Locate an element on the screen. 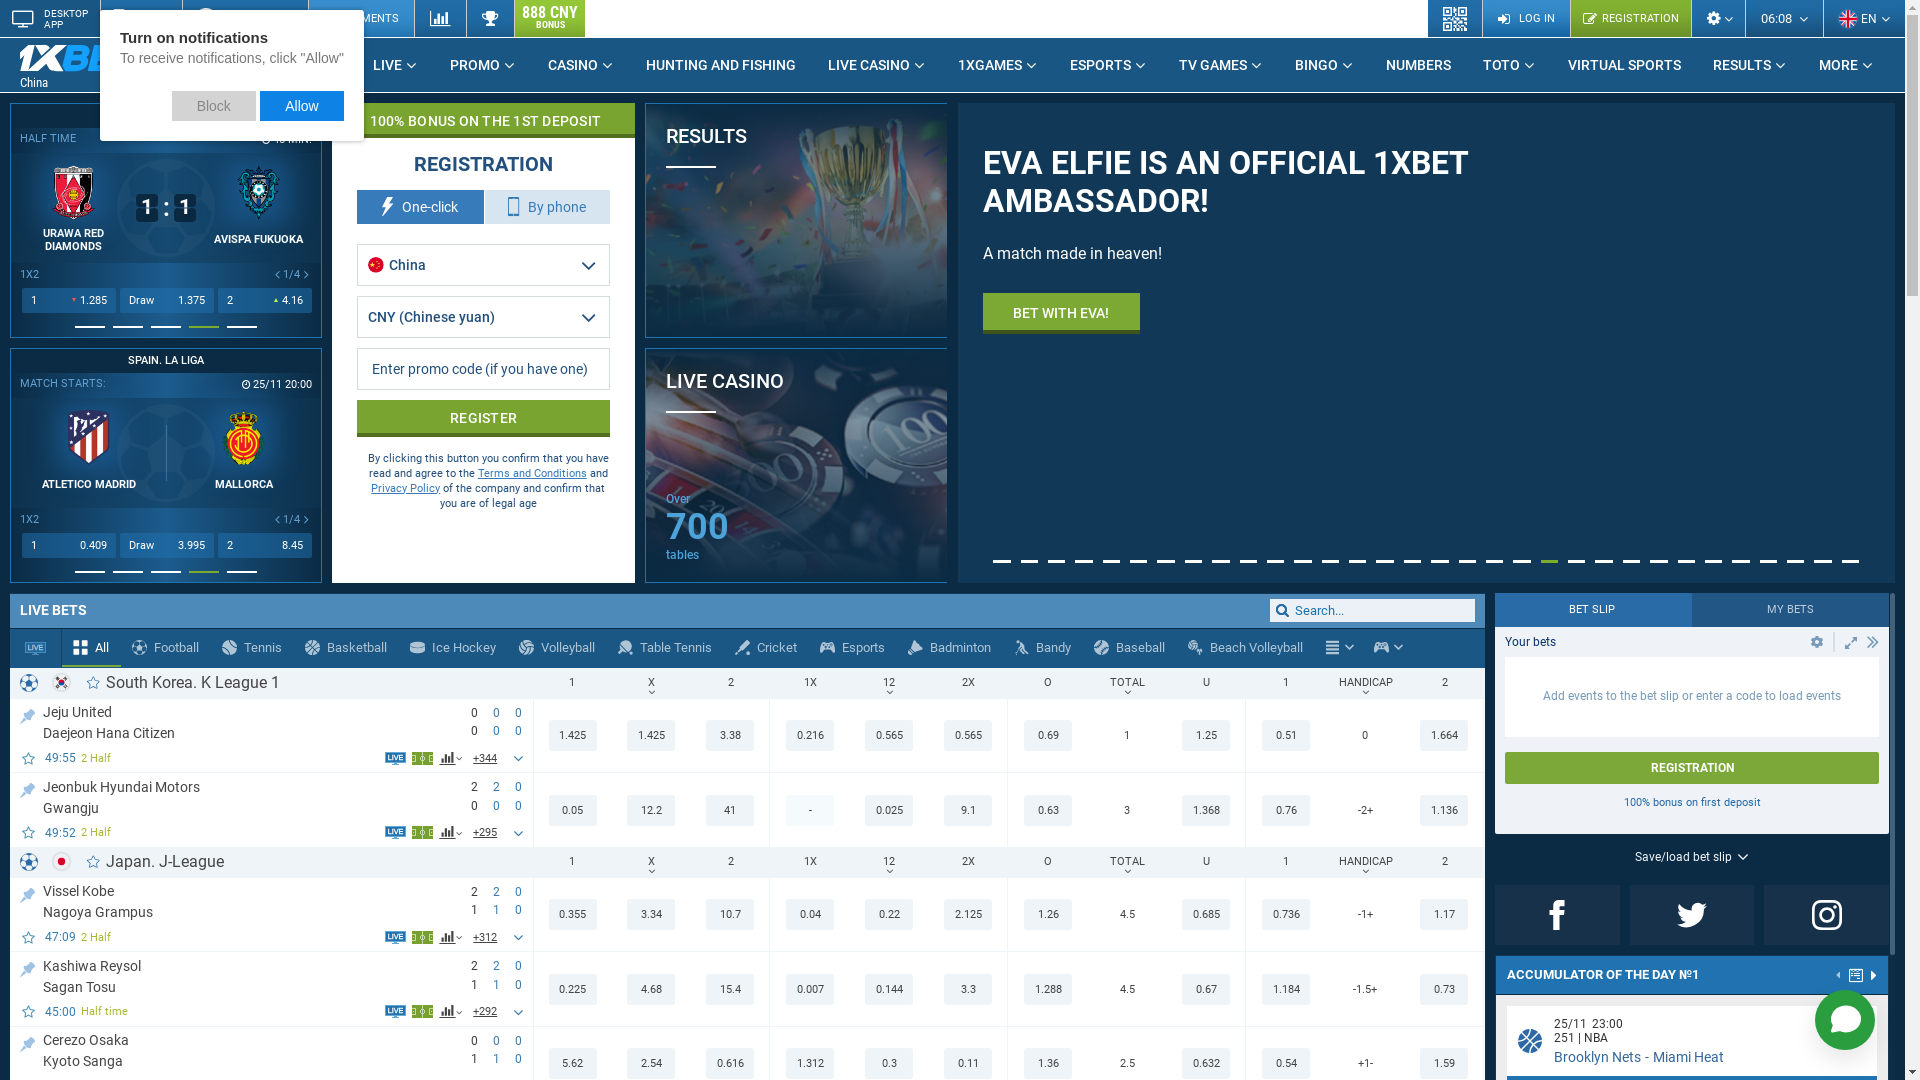 This screenshot has height=1080, width=1920. 'Block' is located at coordinates (172, 105).